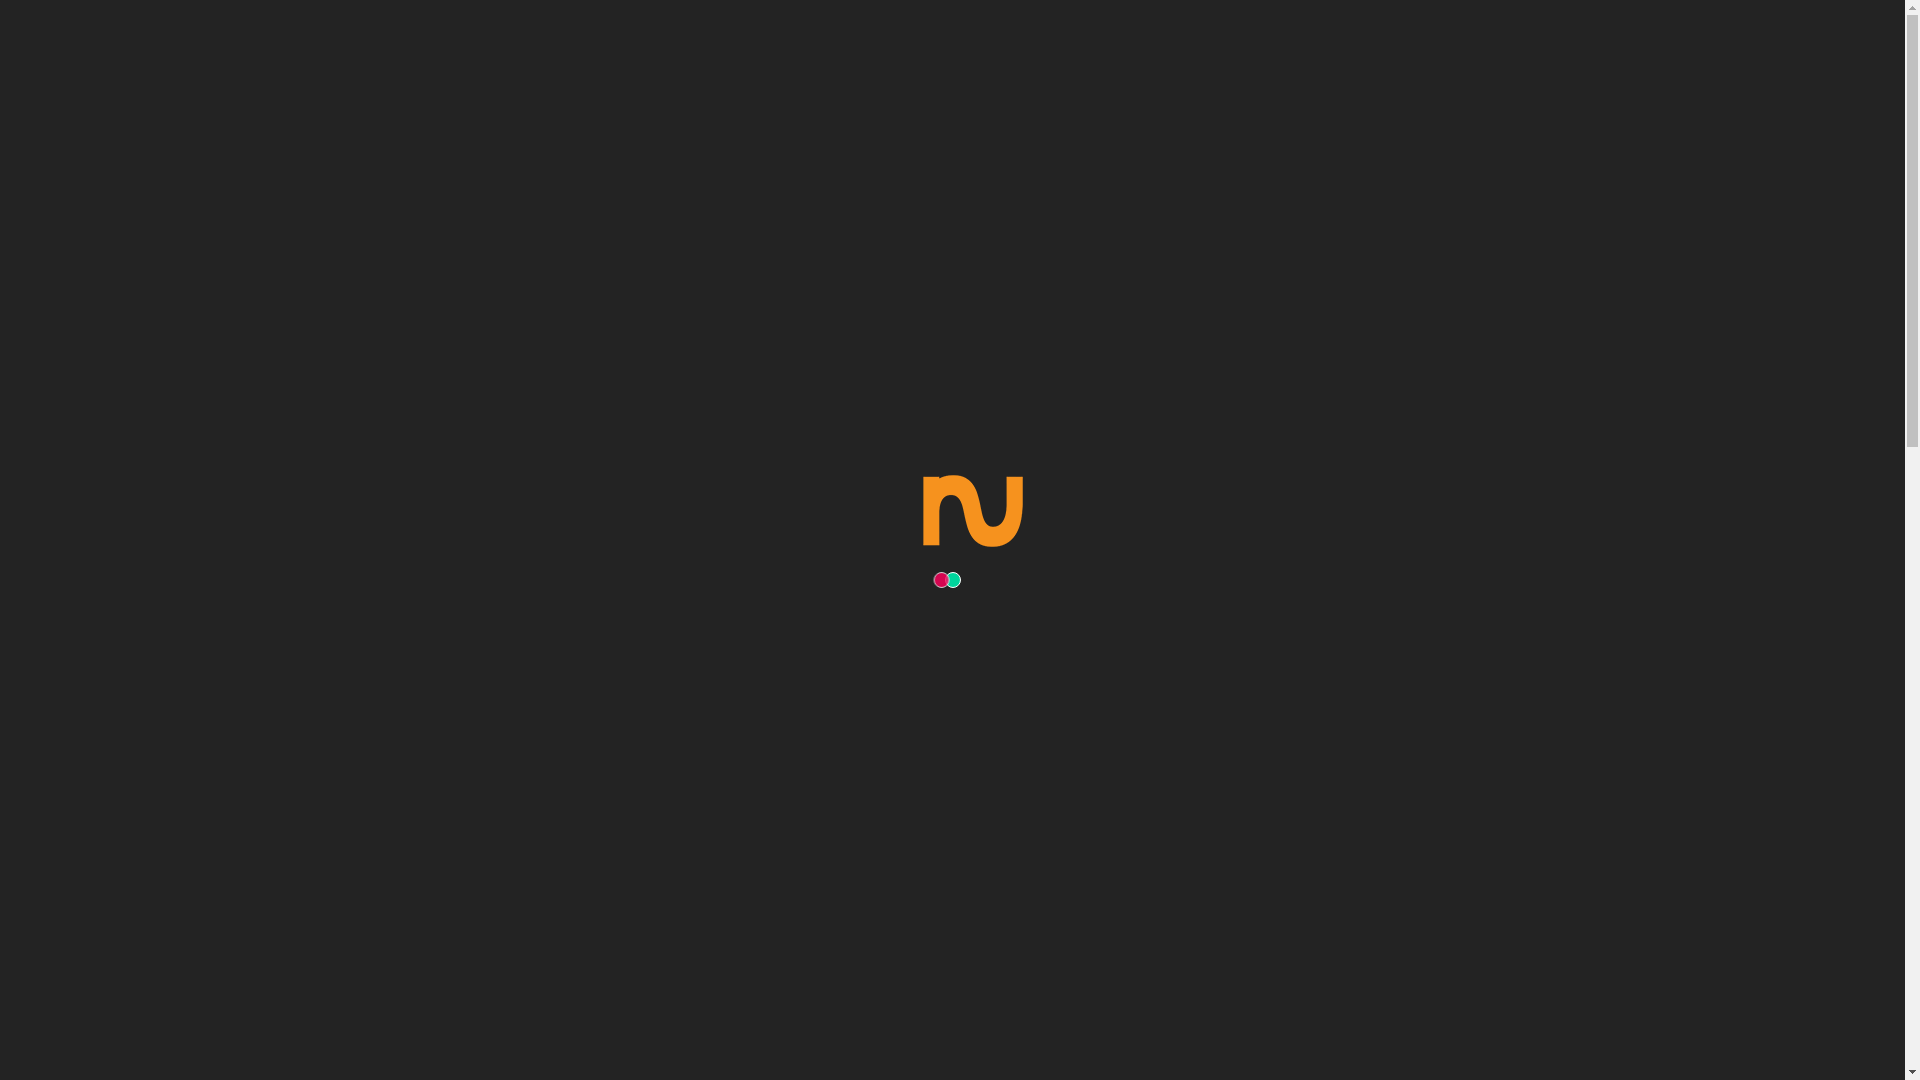 Image resolution: width=1920 pixels, height=1080 pixels. Describe the element at coordinates (431, 52) in the screenshot. I see `'Nuapp Productions - App Developers - St Kilda'` at that location.